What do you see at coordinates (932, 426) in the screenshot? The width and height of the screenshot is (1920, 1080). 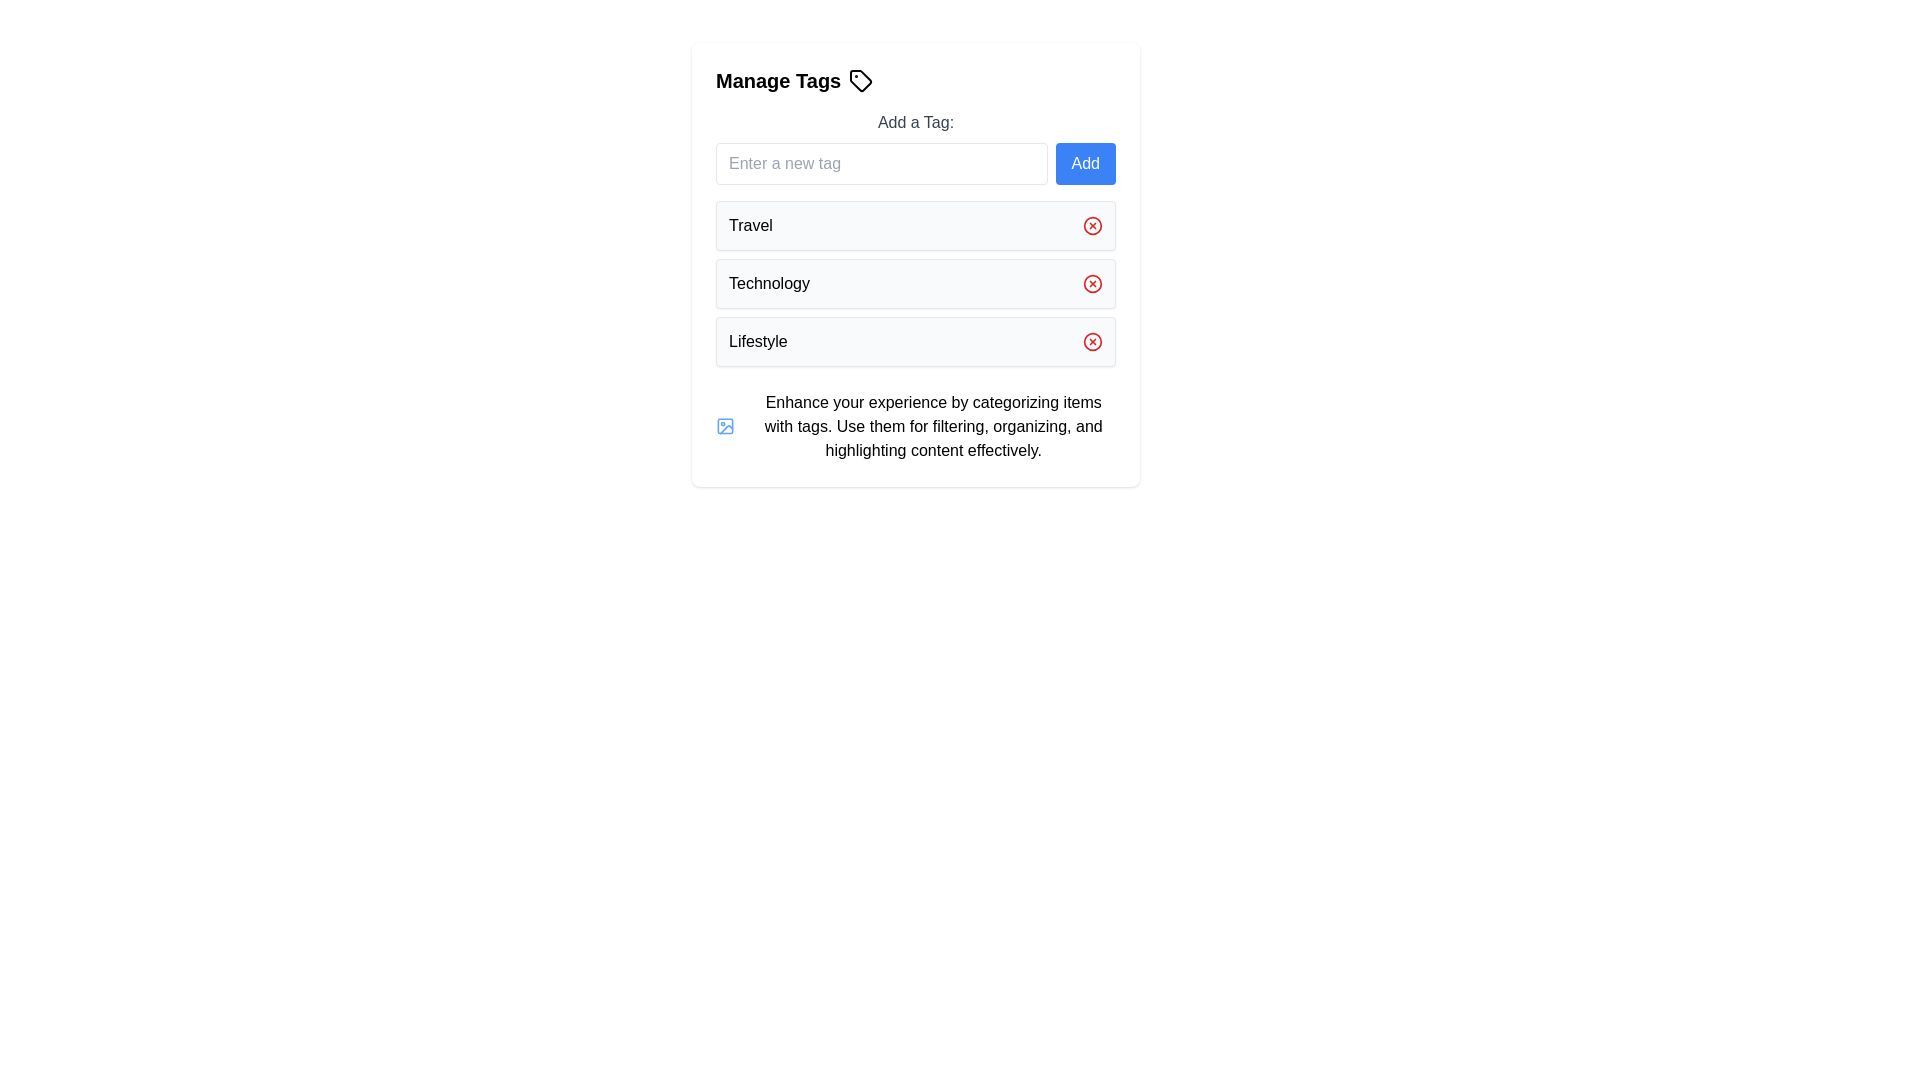 I see `the static text content that reads 'Enhance your experience by categorizing items with tags.' located at the bottom of the 'Manage Tags' section` at bounding box center [932, 426].